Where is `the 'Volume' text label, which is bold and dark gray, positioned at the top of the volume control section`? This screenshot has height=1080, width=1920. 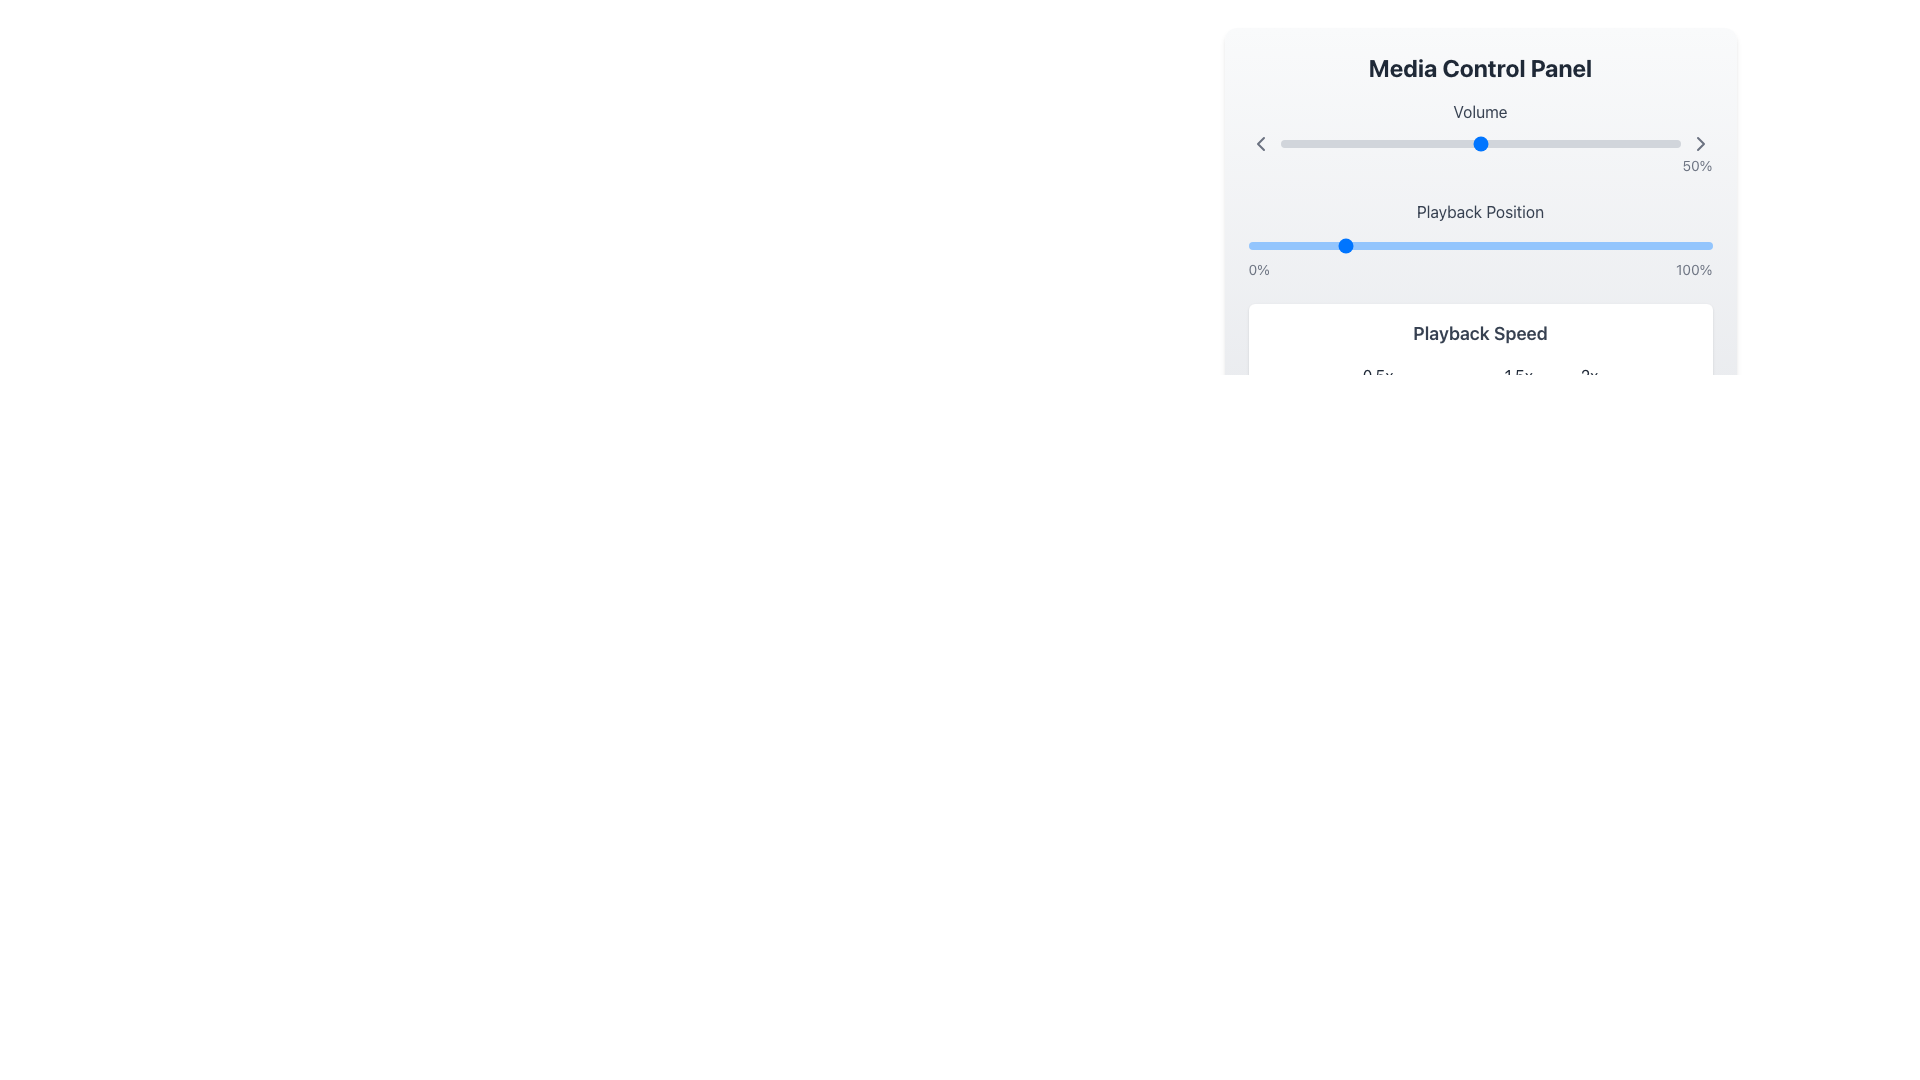 the 'Volume' text label, which is bold and dark gray, positioned at the top of the volume control section is located at coordinates (1480, 111).